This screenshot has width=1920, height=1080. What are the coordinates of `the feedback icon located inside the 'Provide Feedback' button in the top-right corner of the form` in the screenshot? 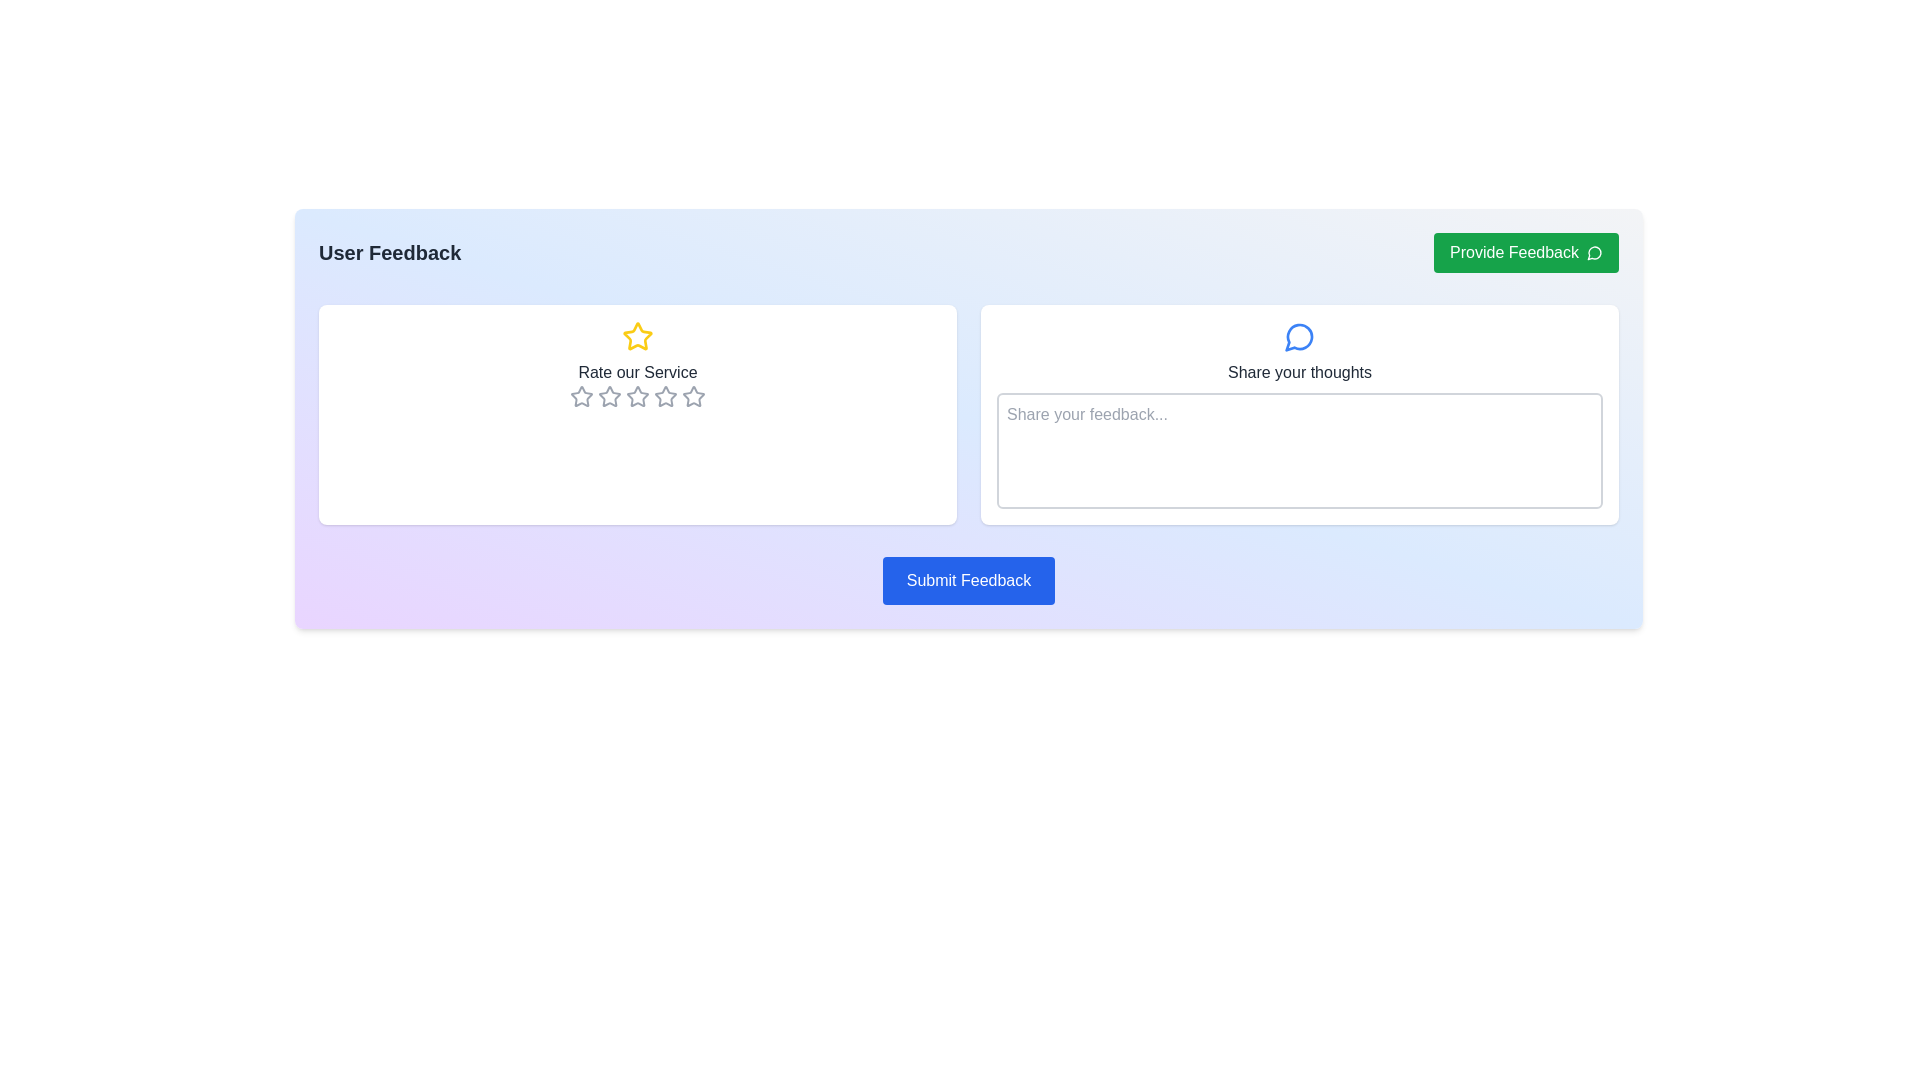 It's located at (1593, 252).